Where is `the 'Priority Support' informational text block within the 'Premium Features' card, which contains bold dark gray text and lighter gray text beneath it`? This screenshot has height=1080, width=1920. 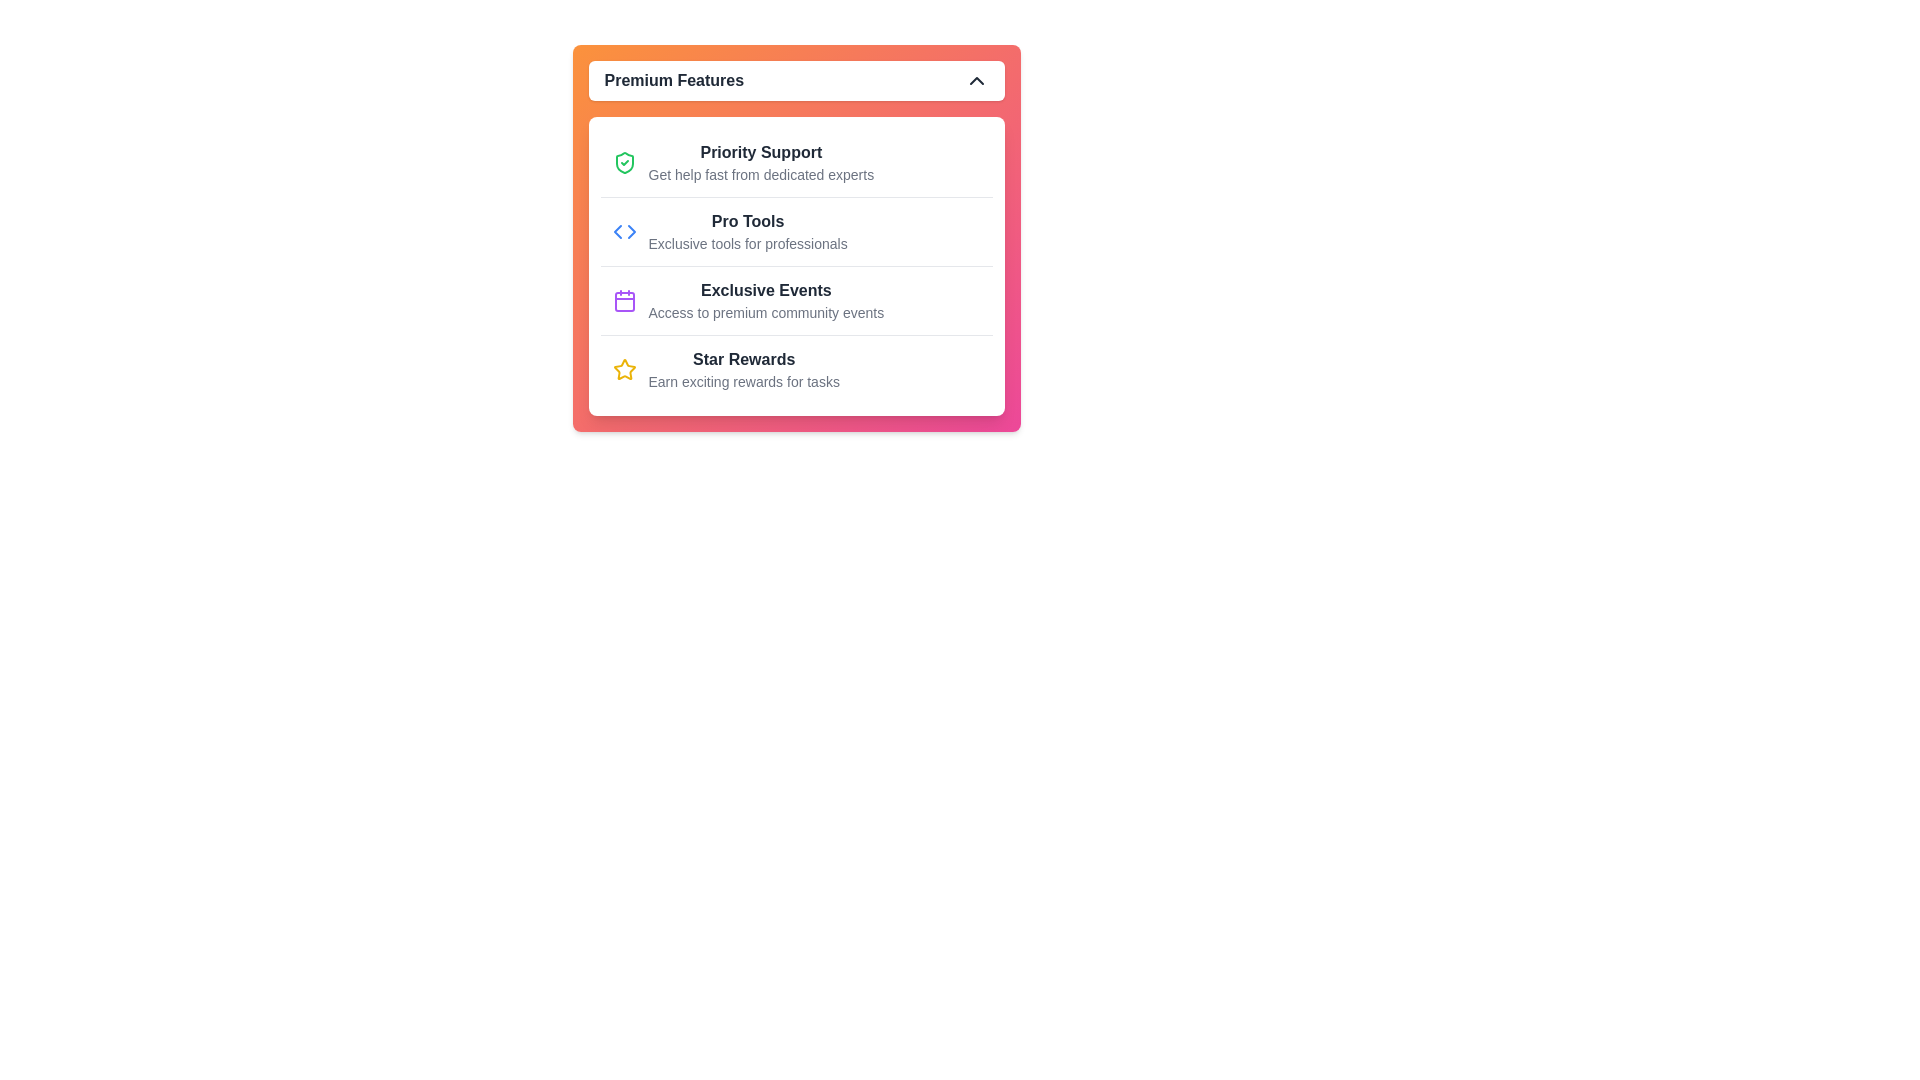
the 'Priority Support' informational text block within the 'Premium Features' card, which contains bold dark gray text and lighter gray text beneath it is located at coordinates (760, 161).